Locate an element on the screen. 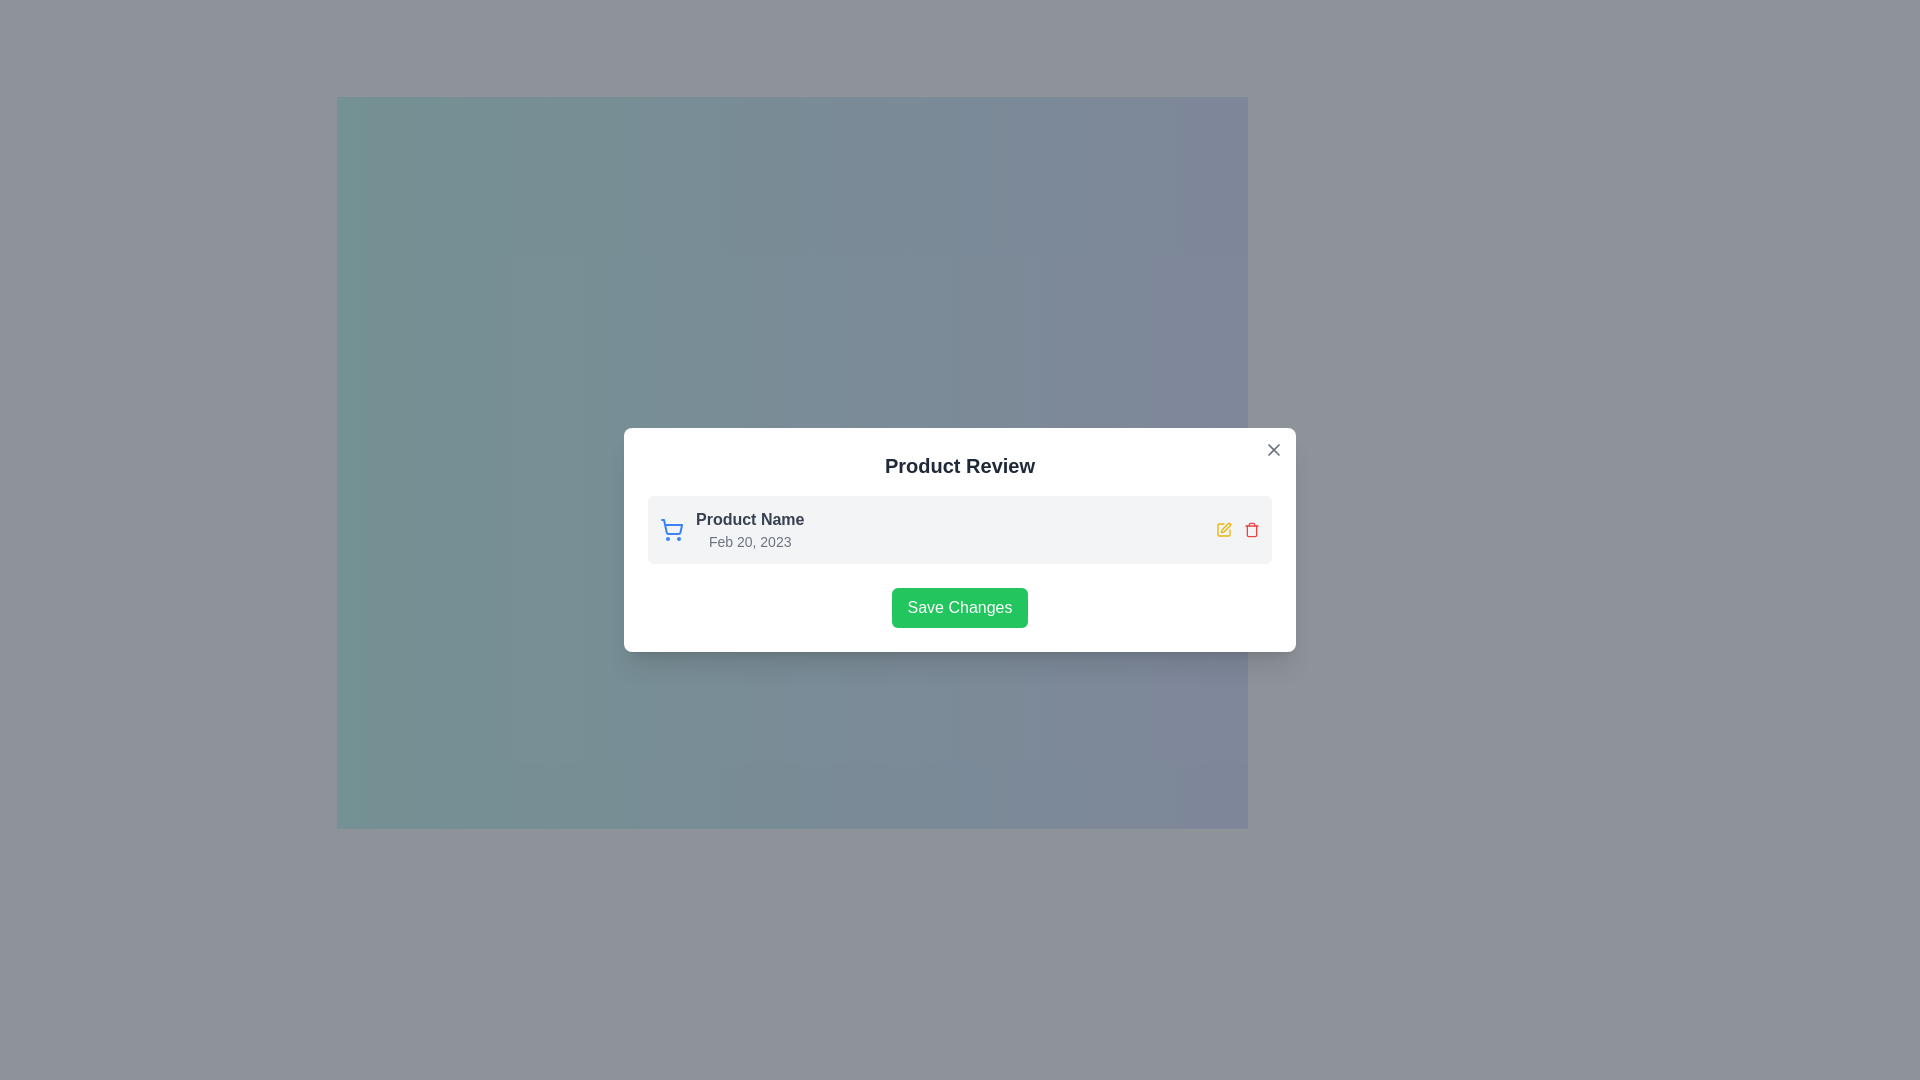 The height and width of the screenshot is (1080, 1920). the close button icon, represented as a red 'X' within a white circular area, located at the top-right corner of the 'Product Review' dialog for visual feedback is located at coordinates (1272, 450).